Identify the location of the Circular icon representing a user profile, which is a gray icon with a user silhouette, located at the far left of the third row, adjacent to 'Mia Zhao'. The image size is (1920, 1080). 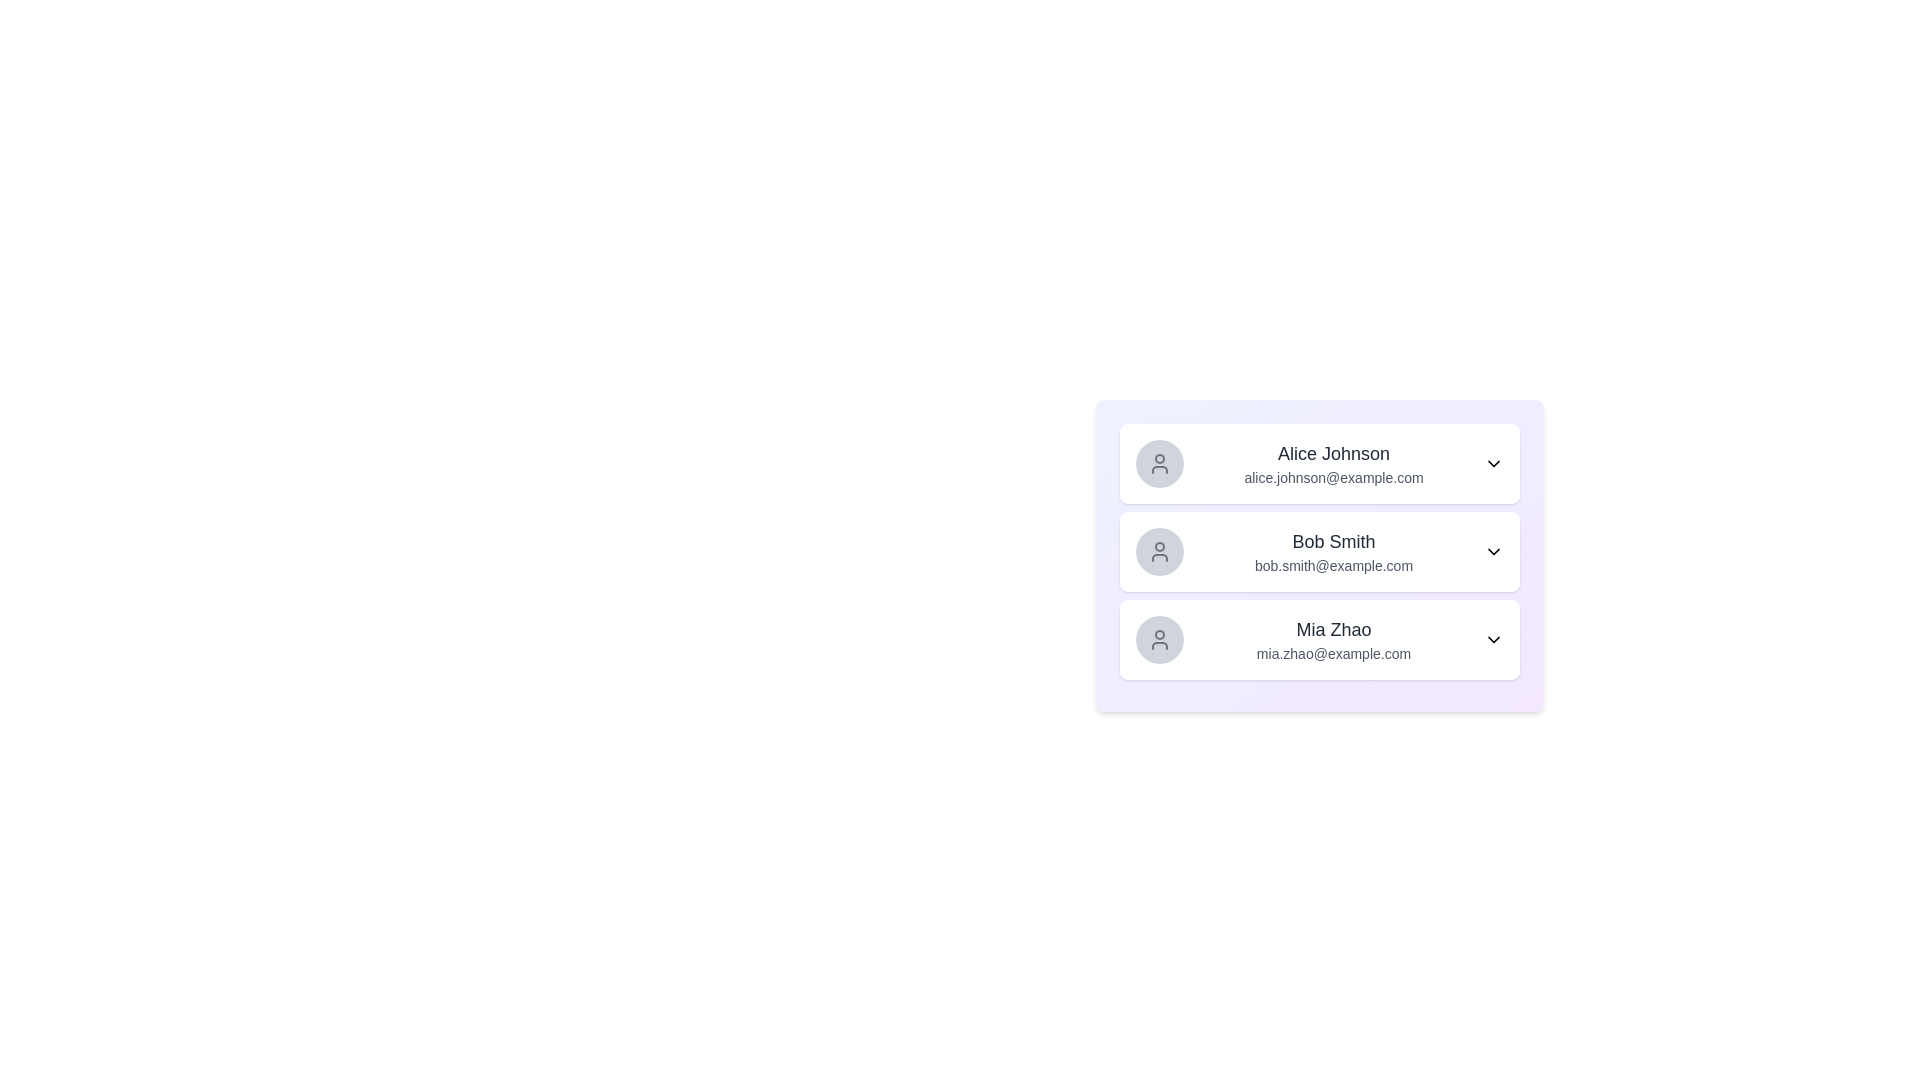
(1160, 640).